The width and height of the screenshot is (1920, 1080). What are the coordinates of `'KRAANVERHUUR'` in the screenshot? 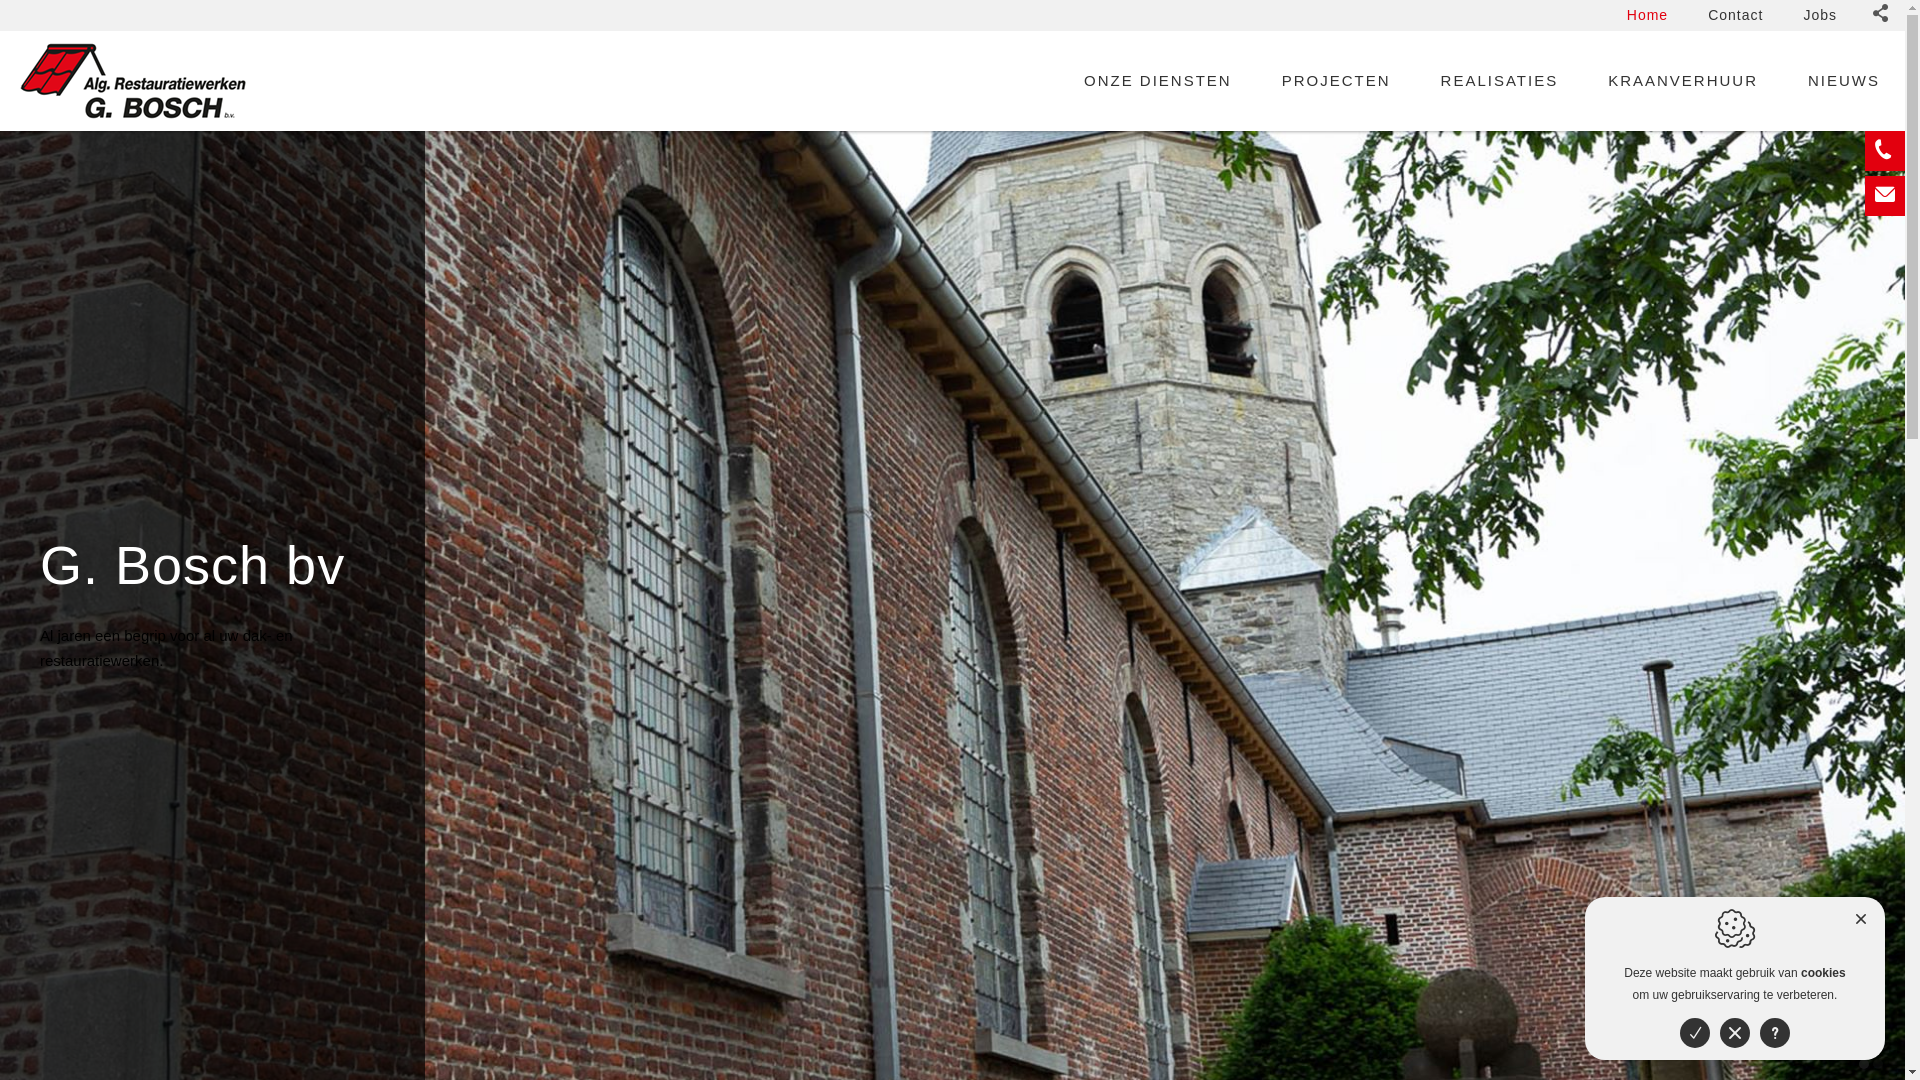 It's located at (1597, 80).